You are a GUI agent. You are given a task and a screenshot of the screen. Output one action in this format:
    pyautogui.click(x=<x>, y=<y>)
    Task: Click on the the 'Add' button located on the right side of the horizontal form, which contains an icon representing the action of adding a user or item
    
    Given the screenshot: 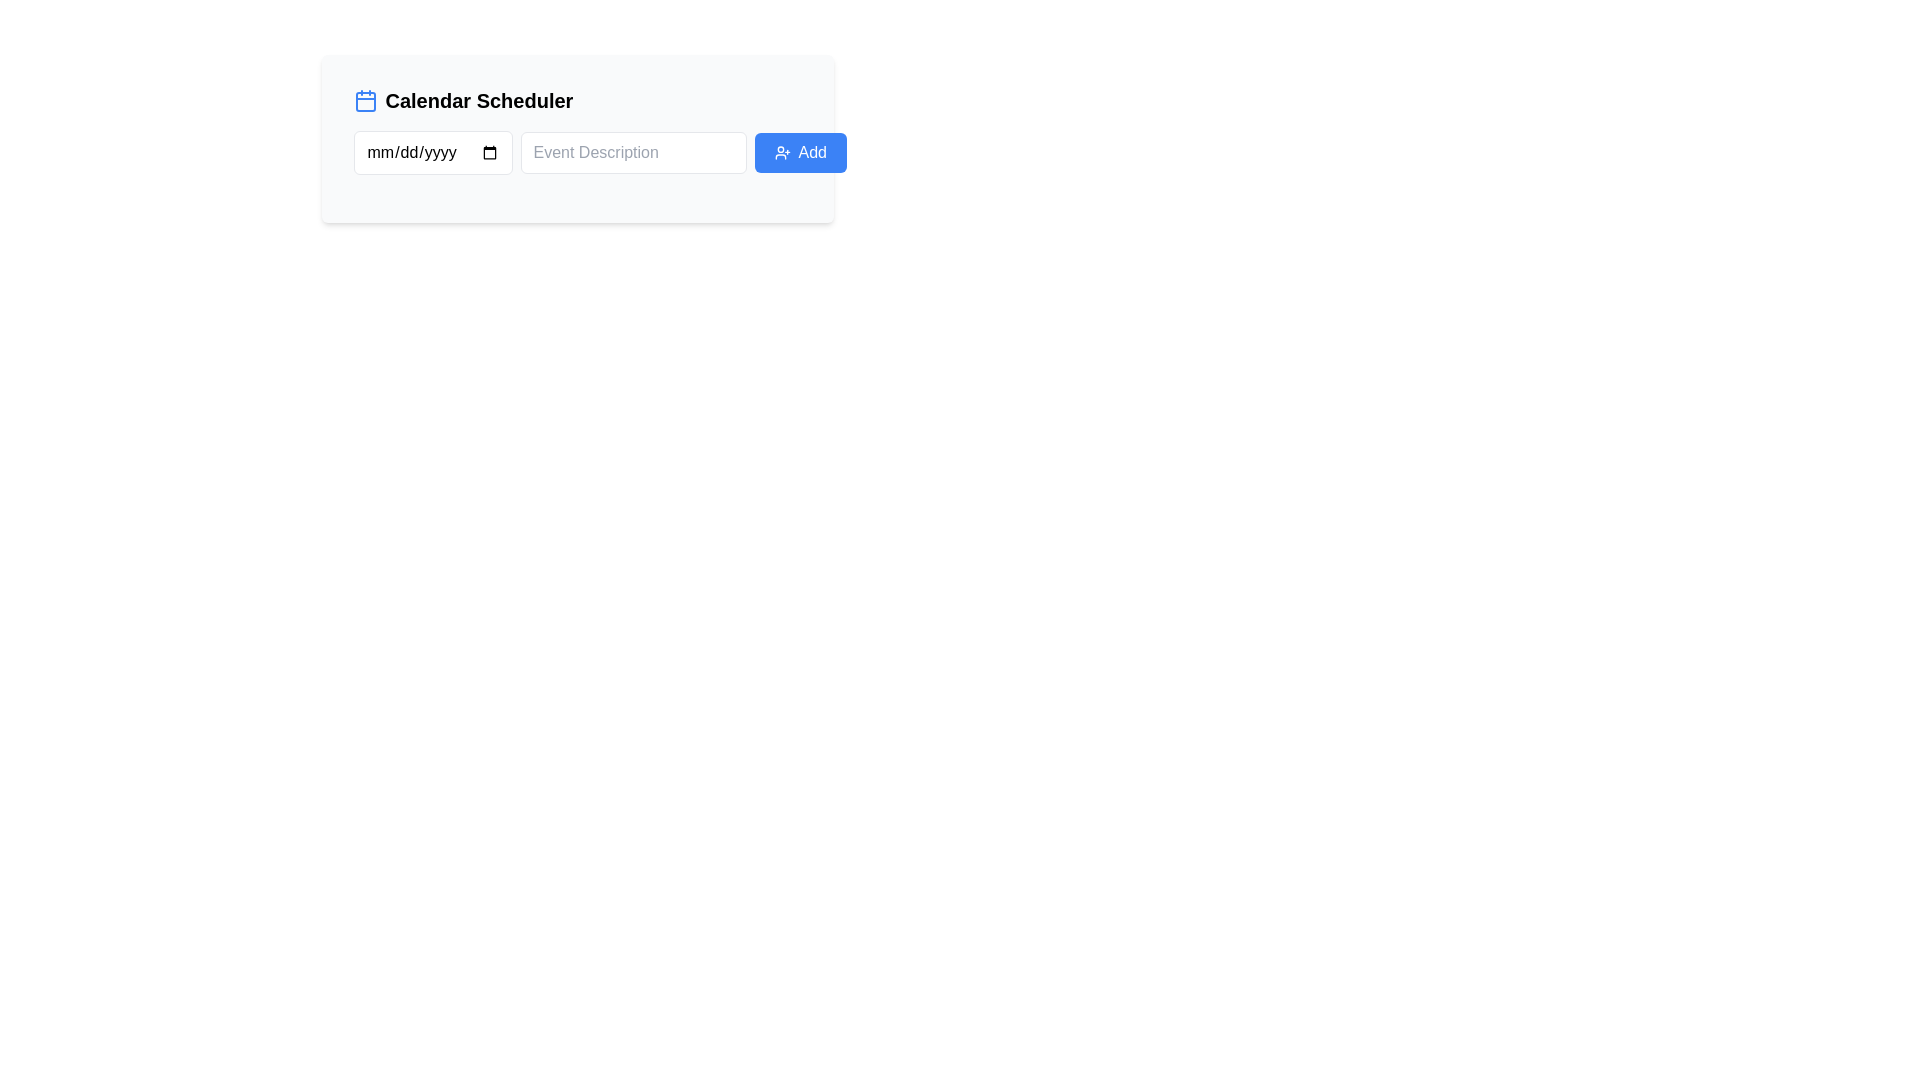 What is the action you would take?
    pyautogui.click(x=781, y=152)
    